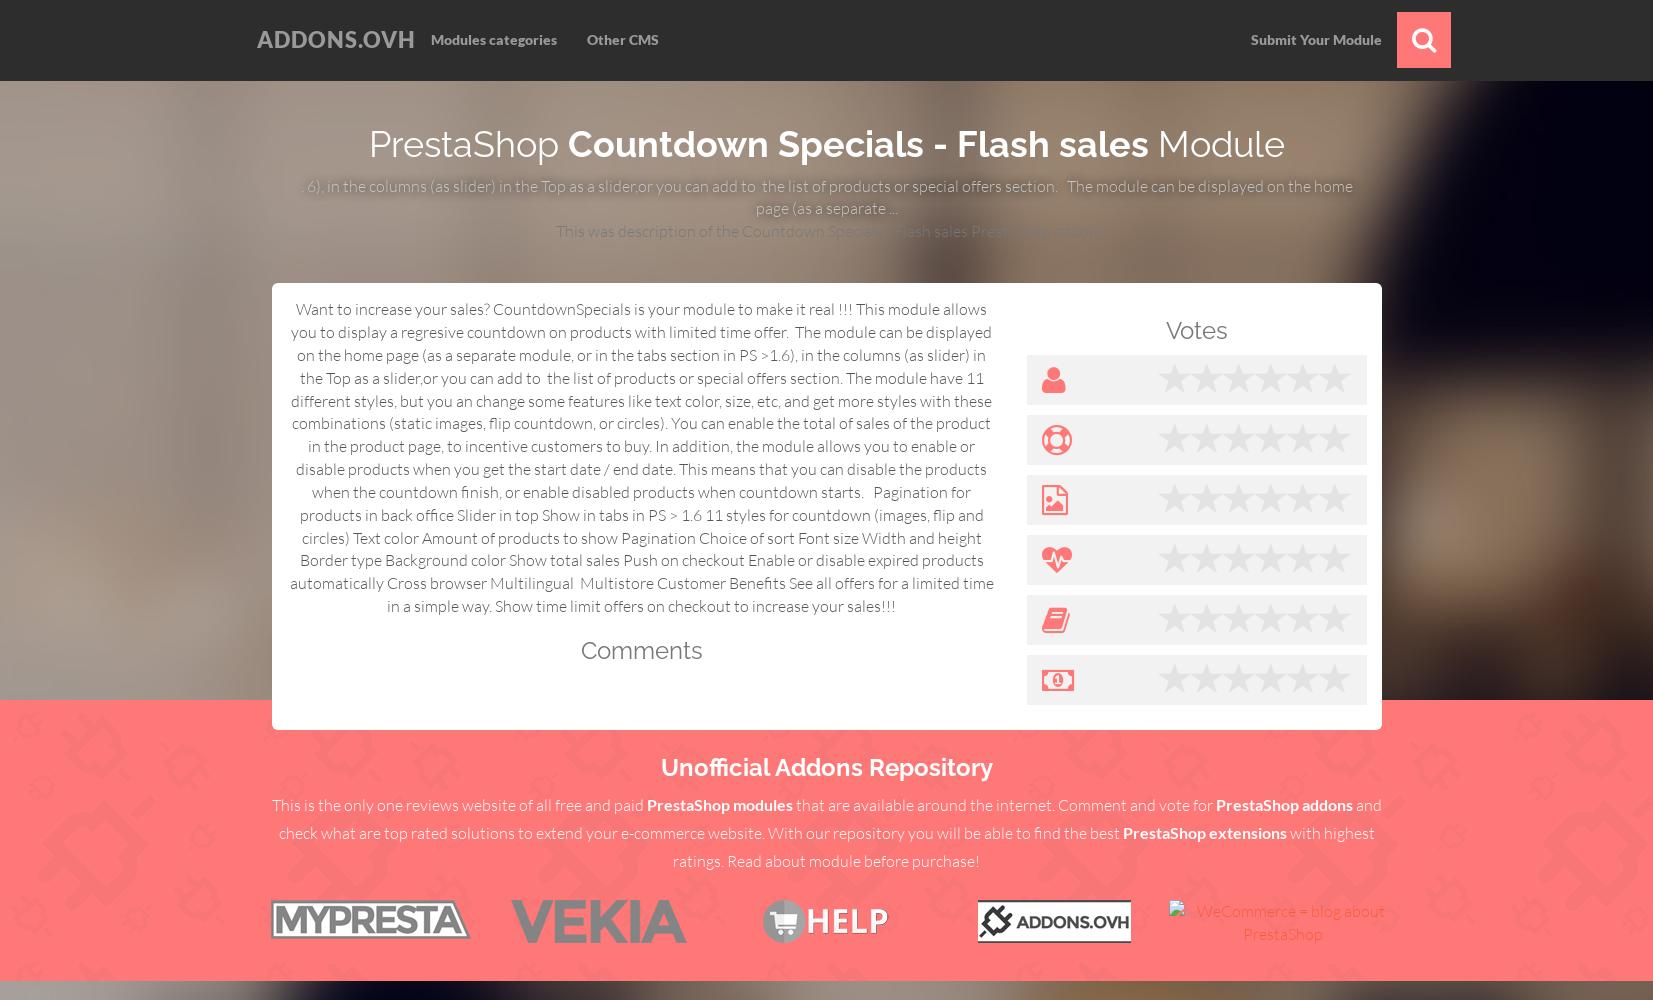 The height and width of the screenshot is (1000, 1653). What do you see at coordinates (825, 766) in the screenshot?
I see `'Unofficial Addons Repository'` at bounding box center [825, 766].